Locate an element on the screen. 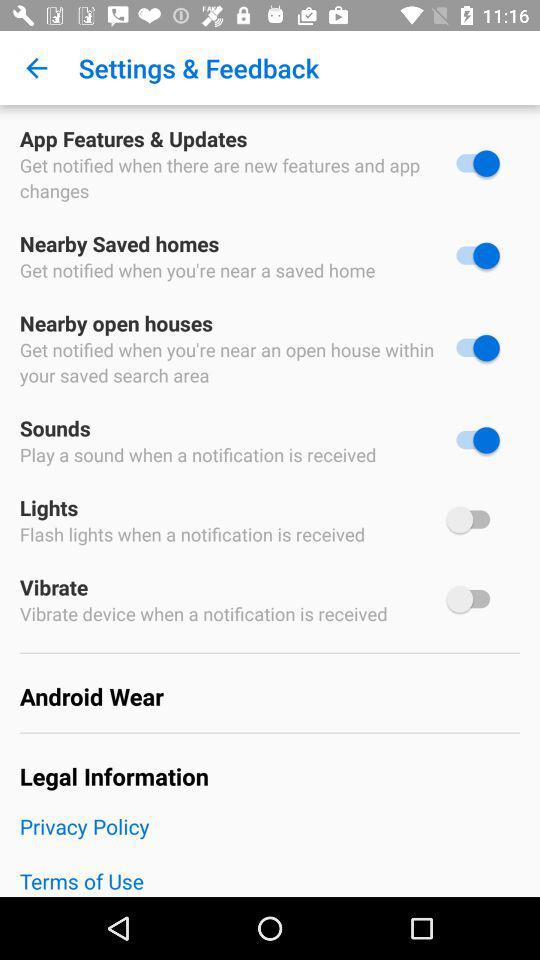 The width and height of the screenshot is (540, 960). sounds toggle switch is located at coordinates (472, 440).